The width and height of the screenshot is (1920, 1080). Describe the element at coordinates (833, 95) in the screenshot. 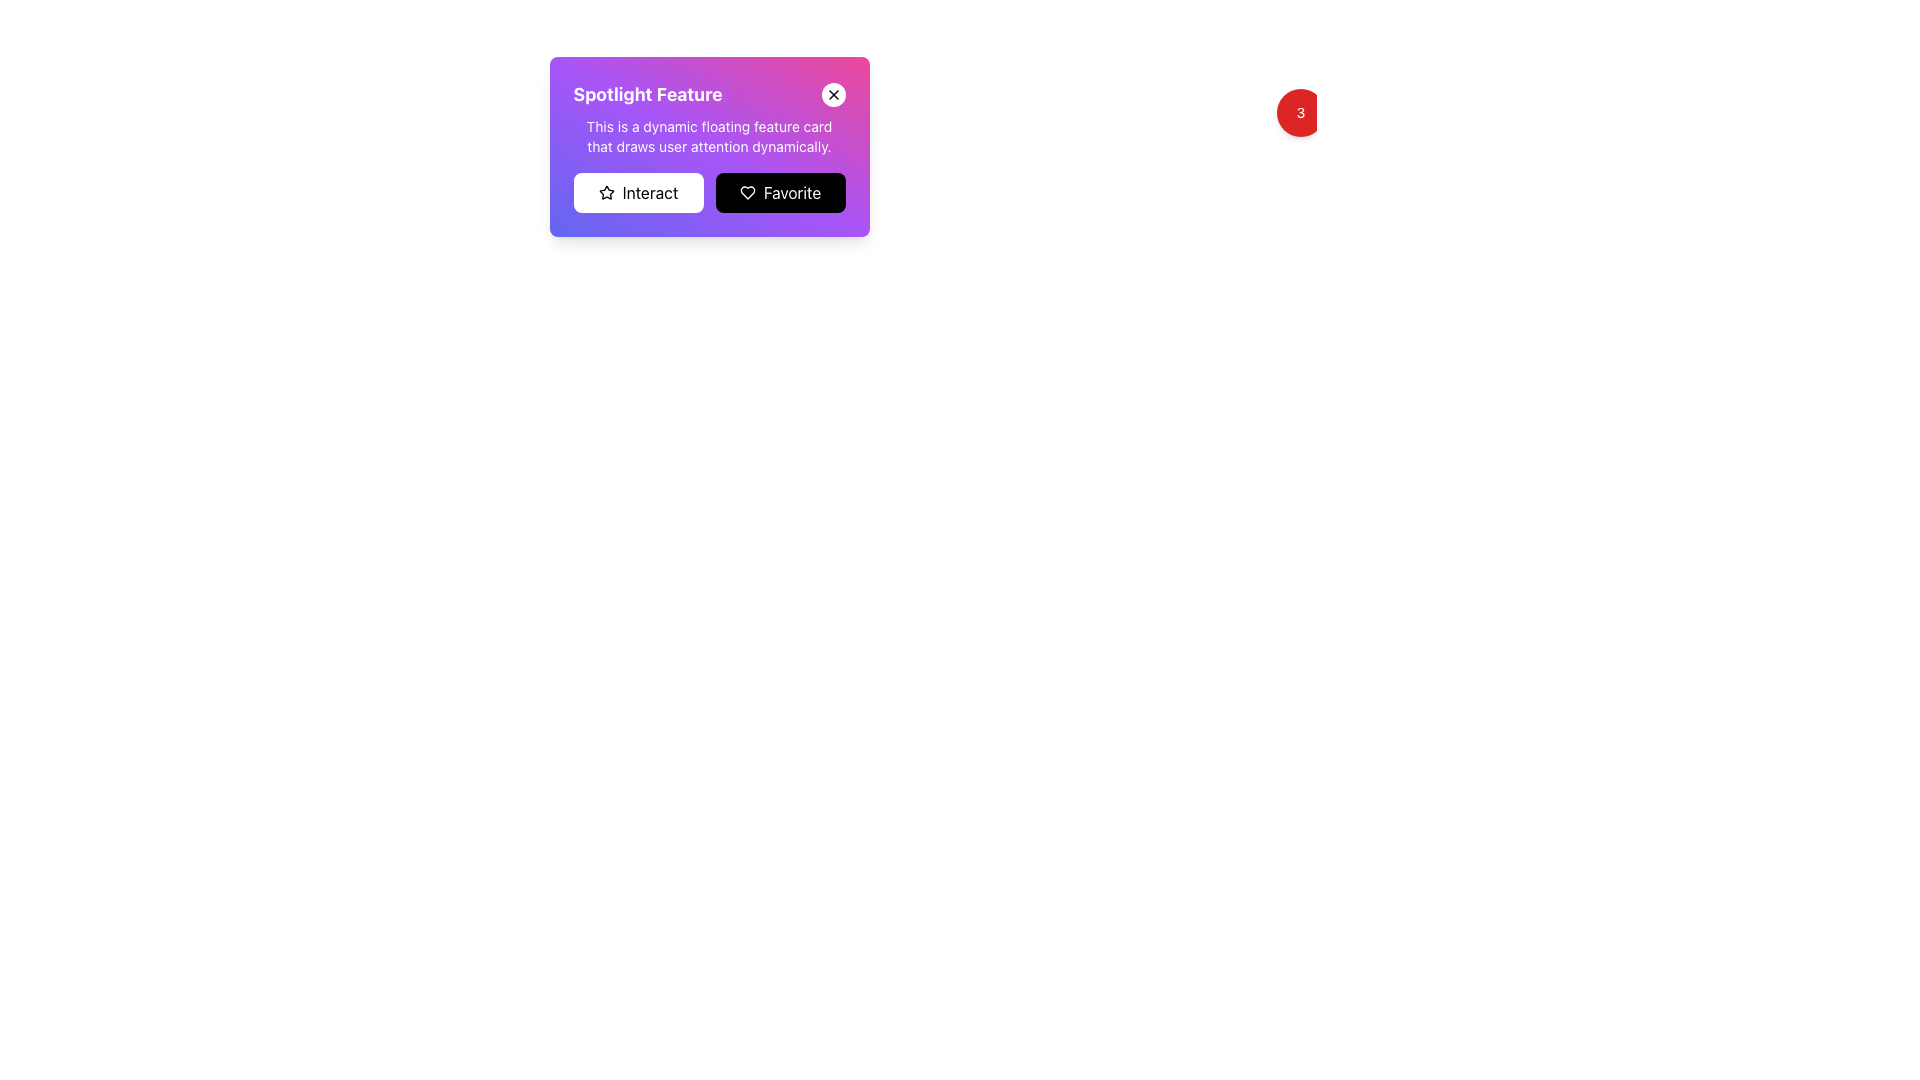

I see `the circular button with a white background and black border featuring a black 'X' icon, located in the top-right corner of the header of the card titled 'Spotlight Feature'` at that location.